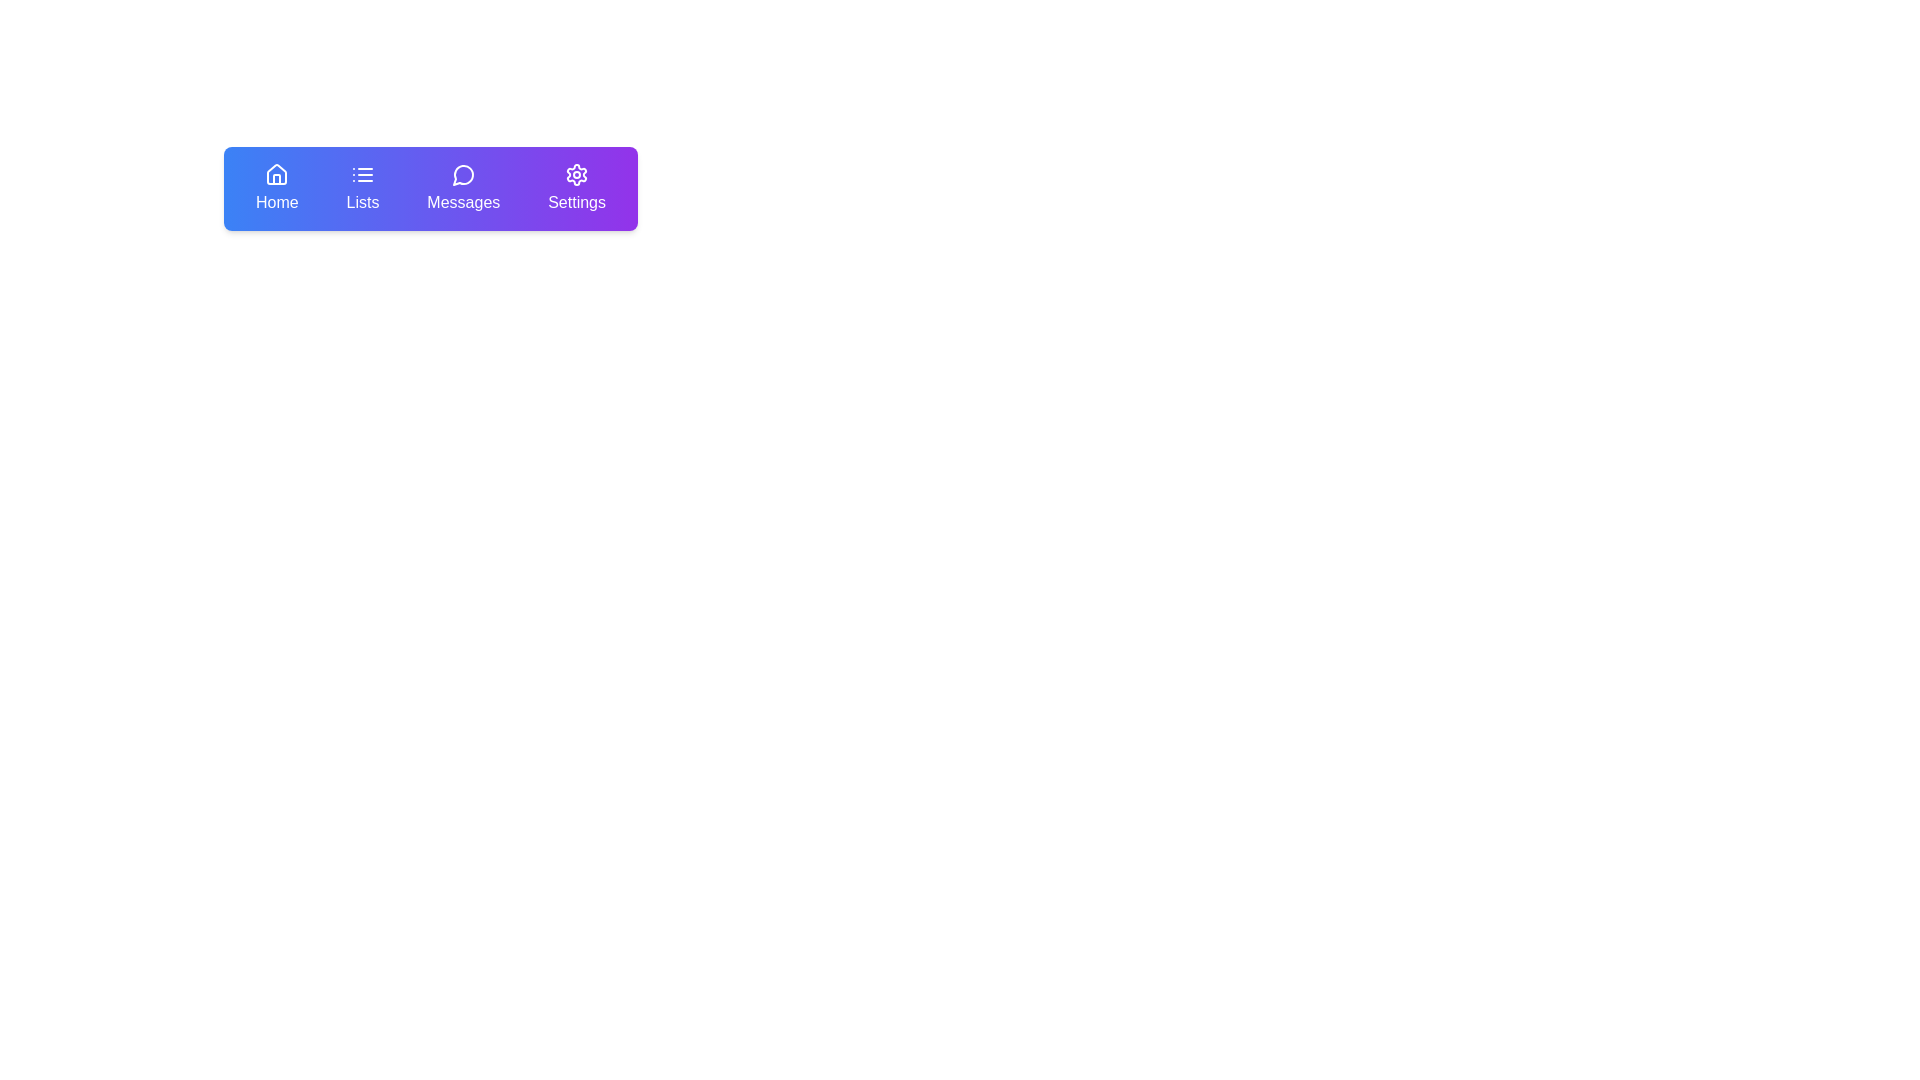  Describe the element at coordinates (462, 189) in the screenshot. I see `the 'Messages' menu item in the navigation bar` at that location.